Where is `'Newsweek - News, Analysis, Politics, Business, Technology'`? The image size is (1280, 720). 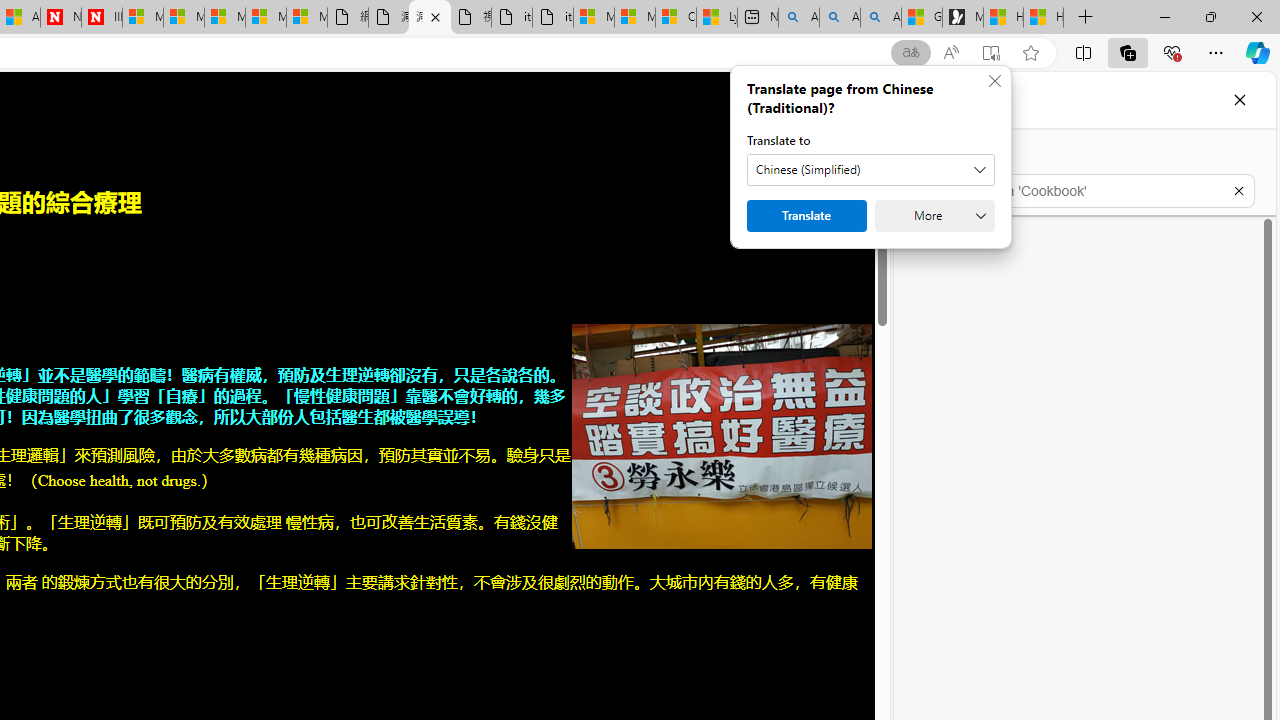
'Newsweek - News, Analysis, Politics, Business, Technology' is located at coordinates (60, 17).